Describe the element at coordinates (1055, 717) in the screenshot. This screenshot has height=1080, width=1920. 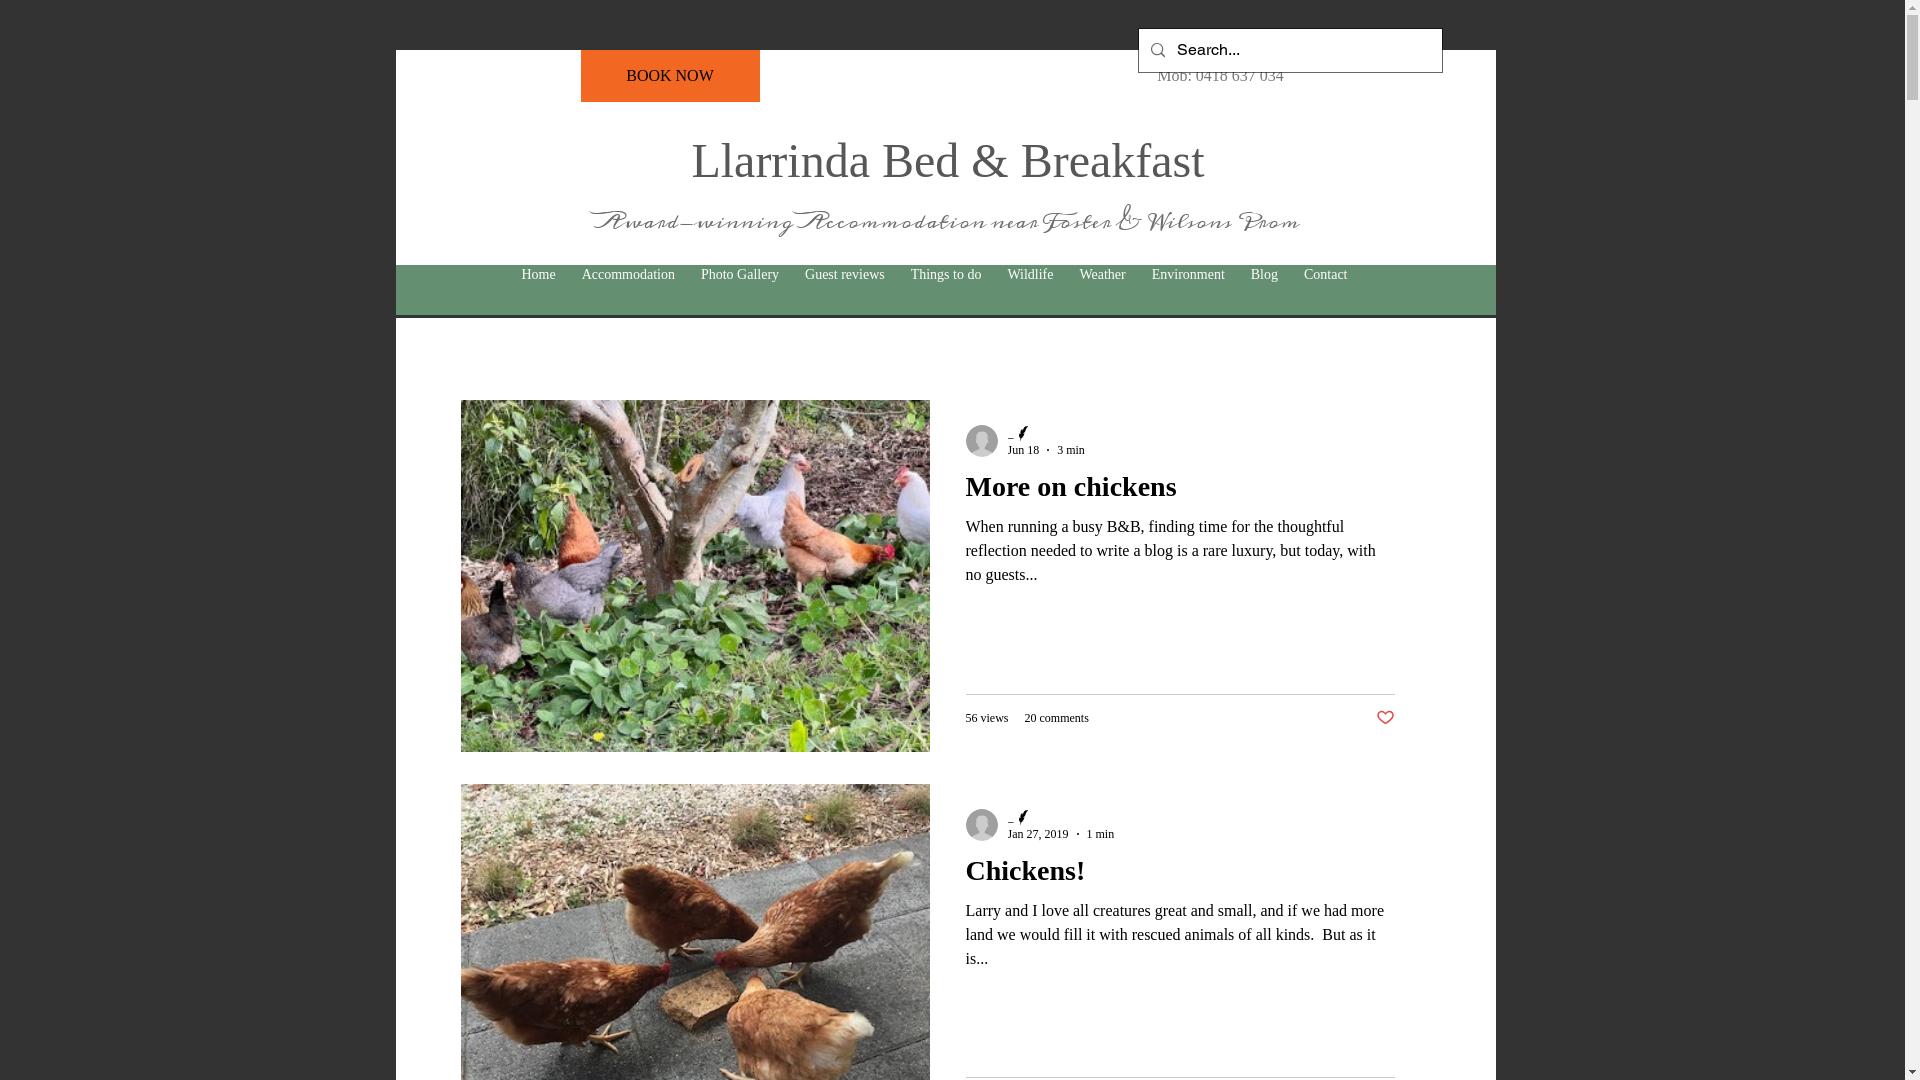
I see `'20 comments'` at that location.